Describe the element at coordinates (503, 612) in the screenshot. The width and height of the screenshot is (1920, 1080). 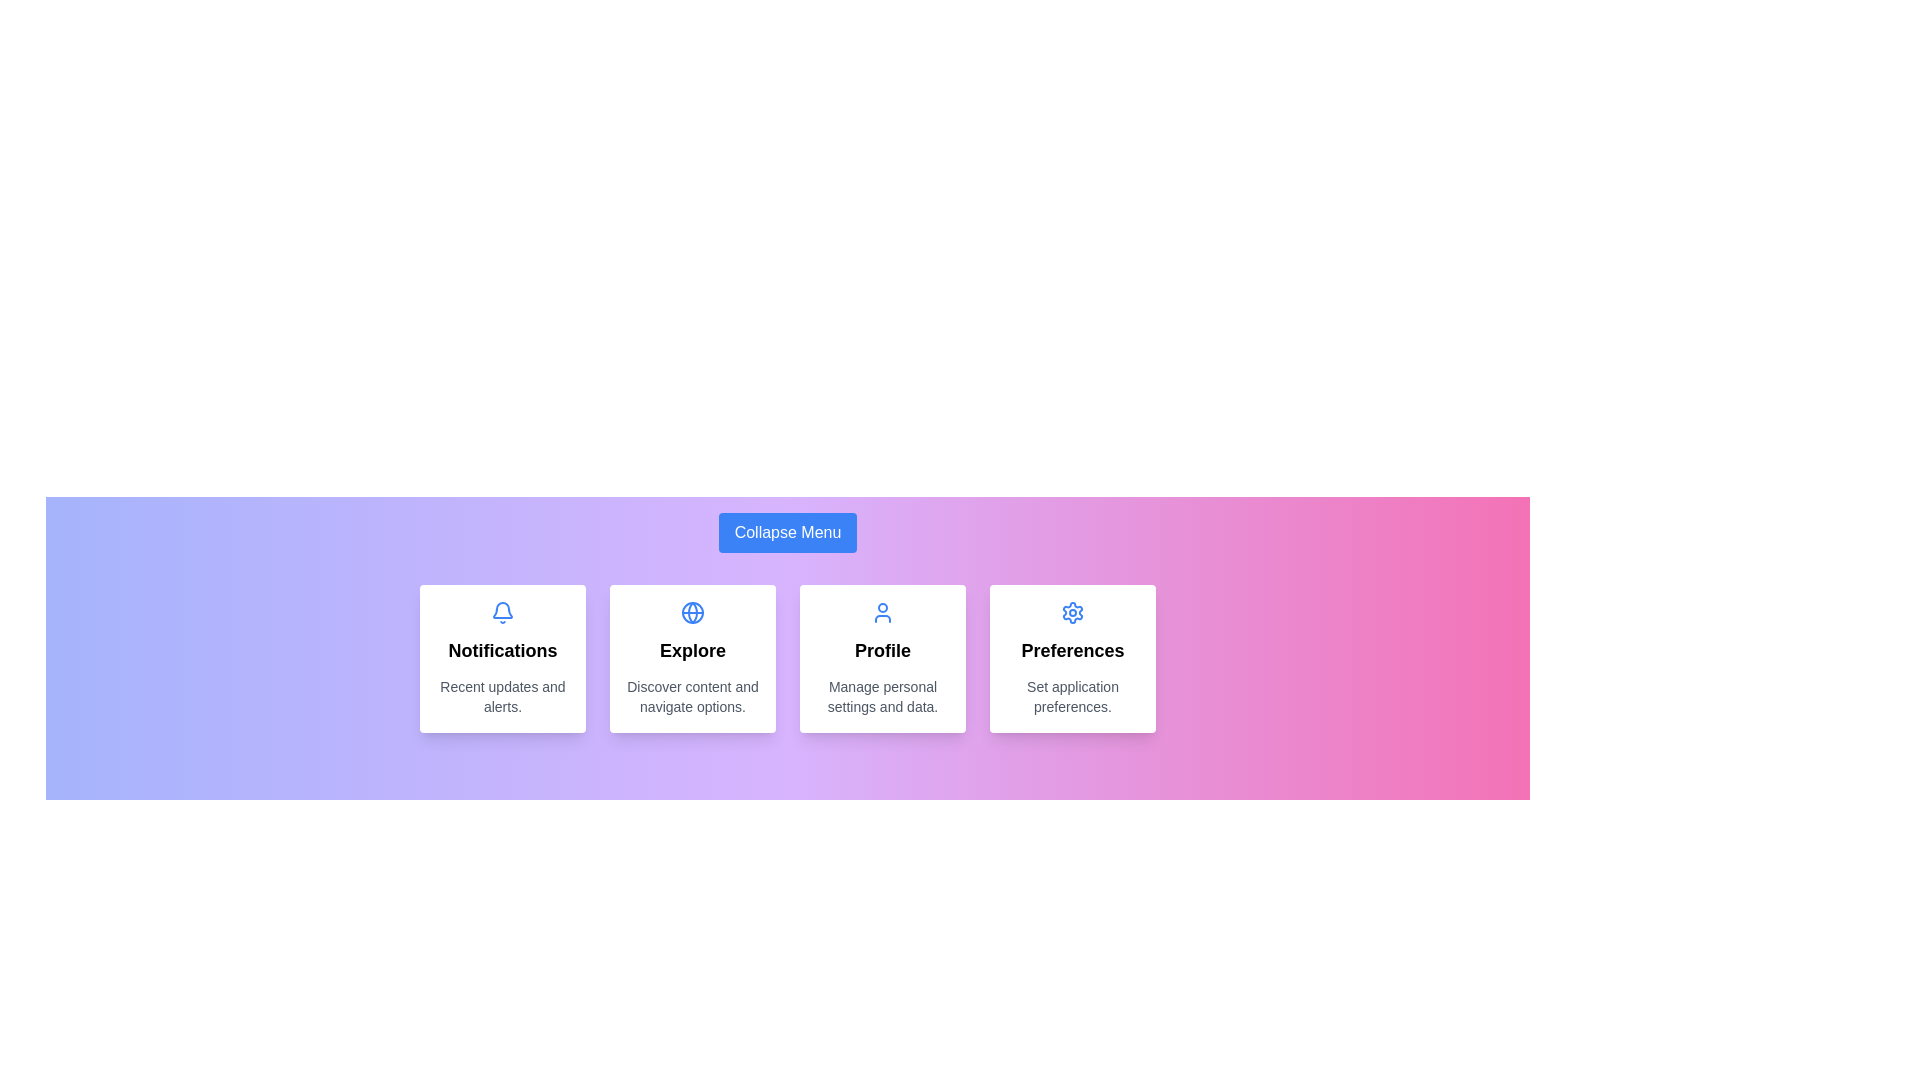
I see `the icon corresponding to the menu item Notifications` at that location.